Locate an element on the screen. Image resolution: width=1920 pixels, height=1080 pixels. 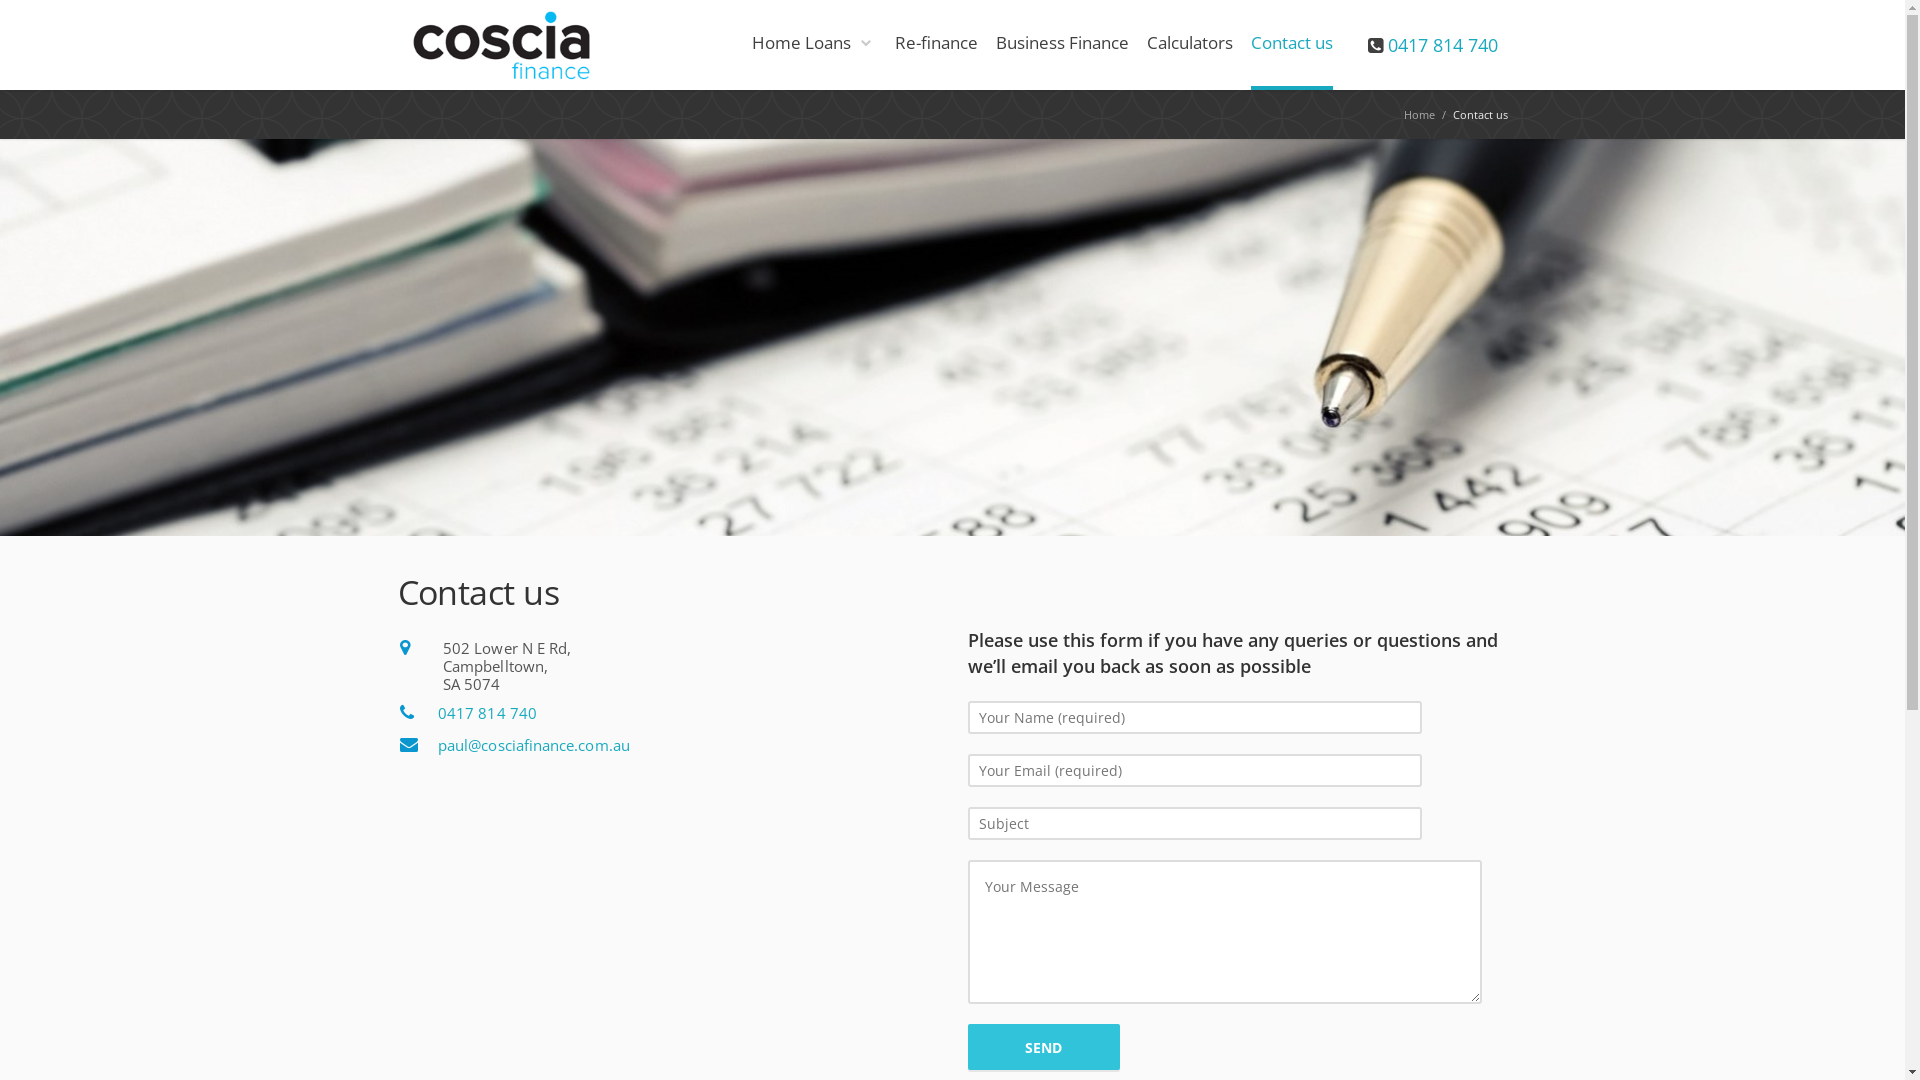
'Re-finance' is located at coordinates (934, 45).